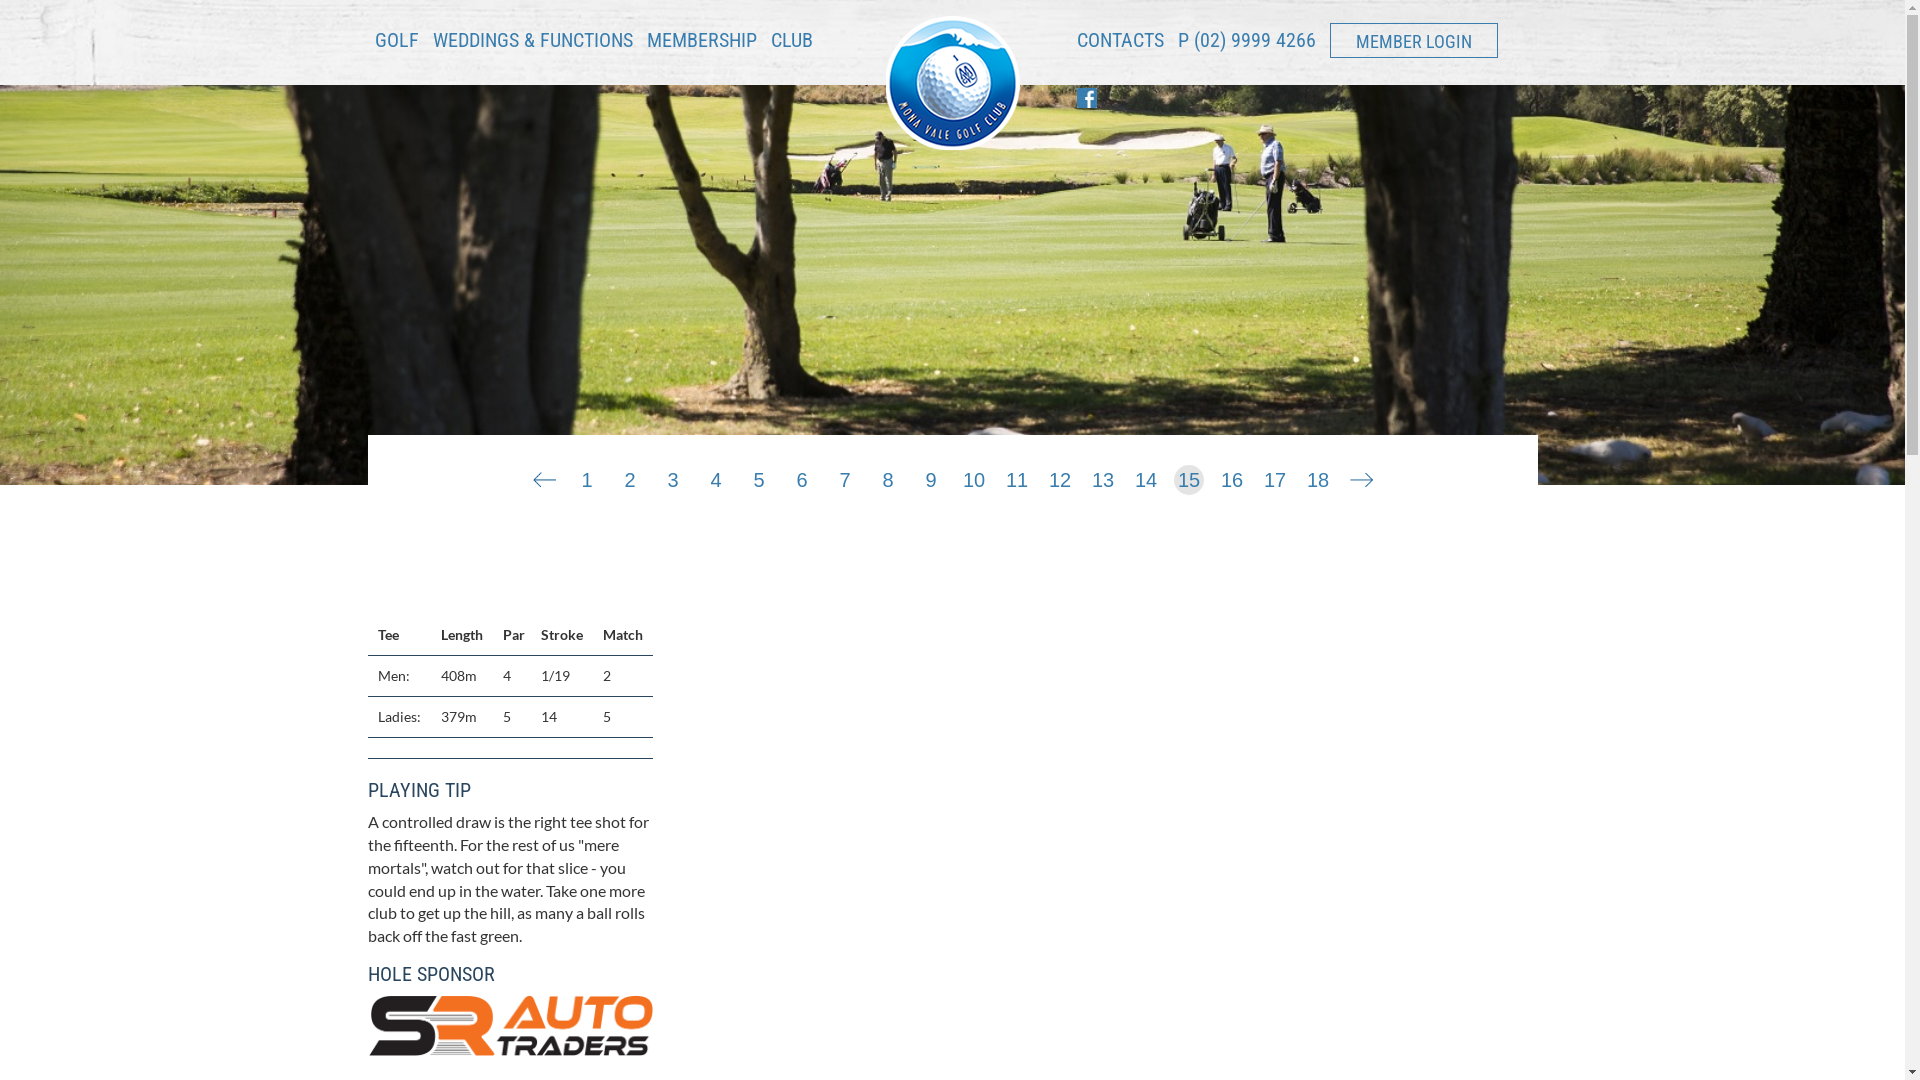  What do you see at coordinates (672, 475) in the screenshot?
I see `'3'` at bounding box center [672, 475].